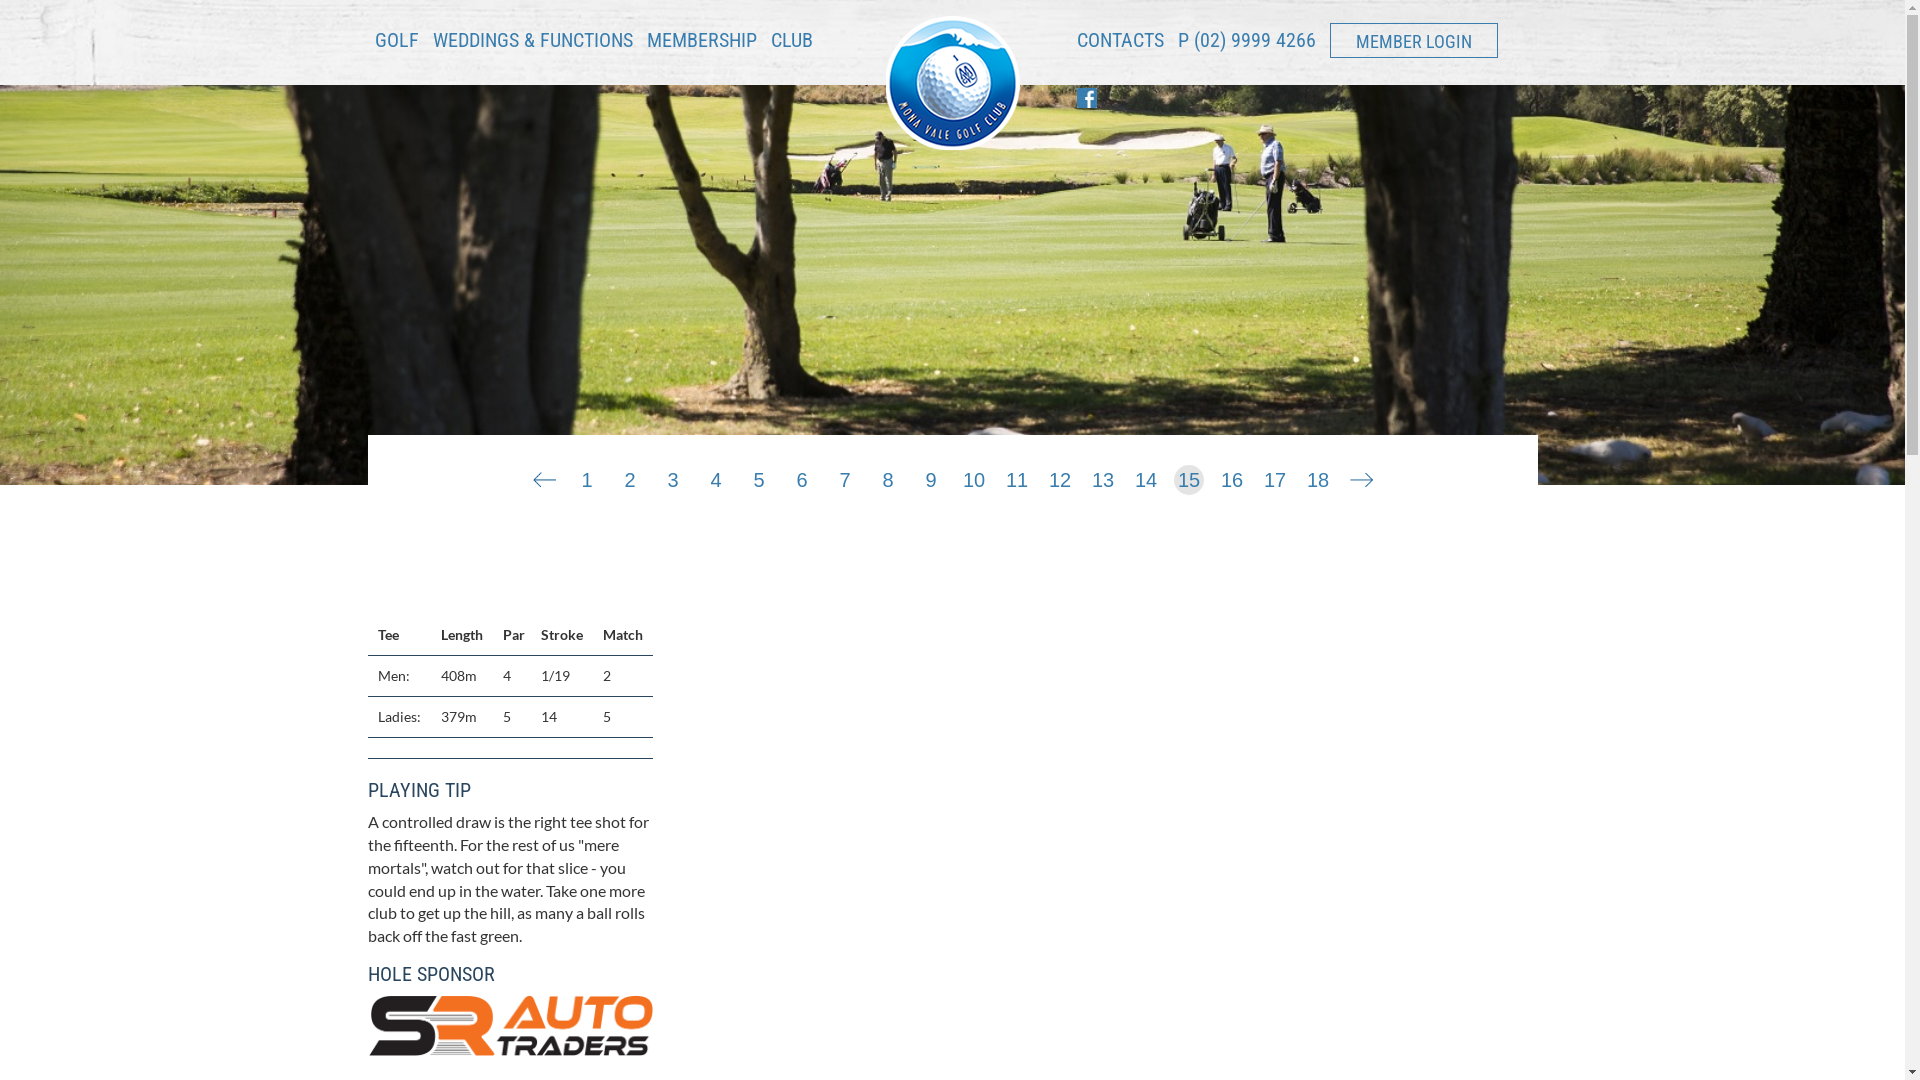  What do you see at coordinates (672, 475) in the screenshot?
I see `'3'` at bounding box center [672, 475].